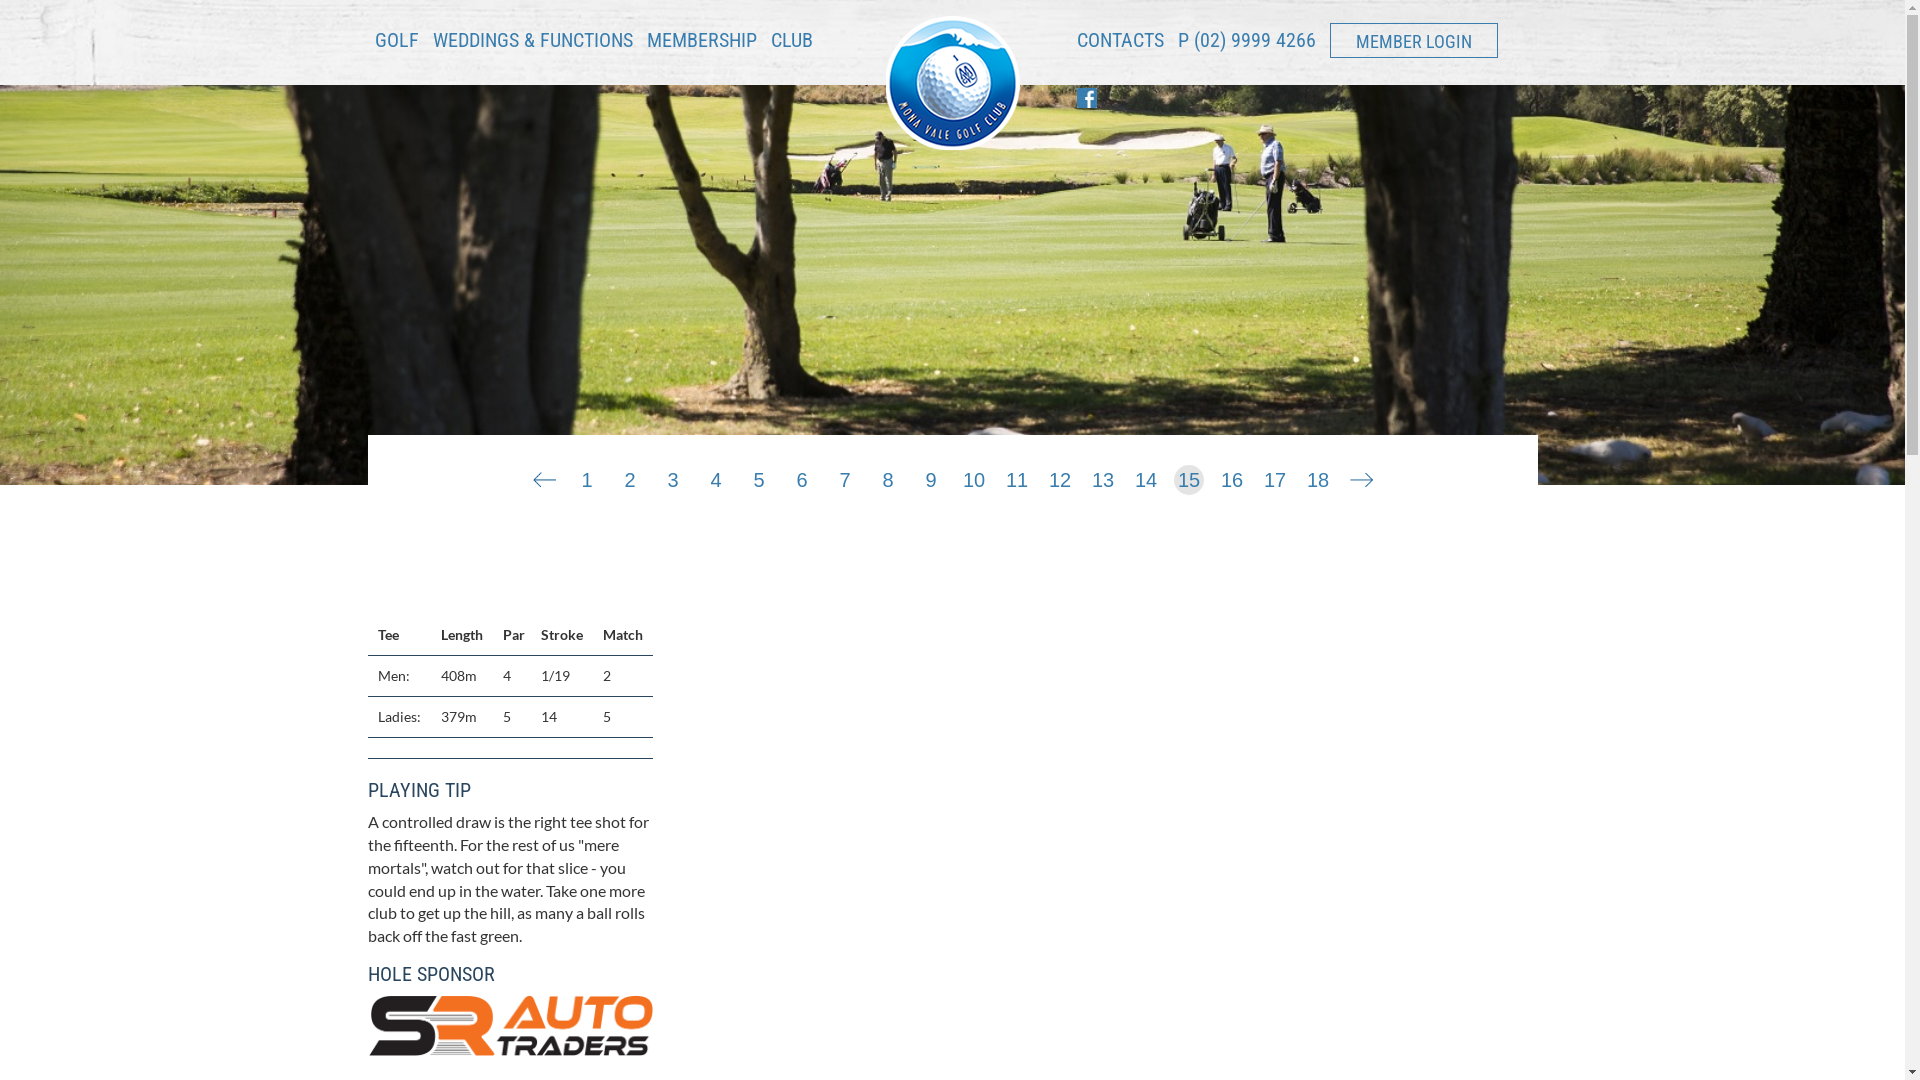  What do you see at coordinates (672, 475) in the screenshot?
I see `'3'` at bounding box center [672, 475].